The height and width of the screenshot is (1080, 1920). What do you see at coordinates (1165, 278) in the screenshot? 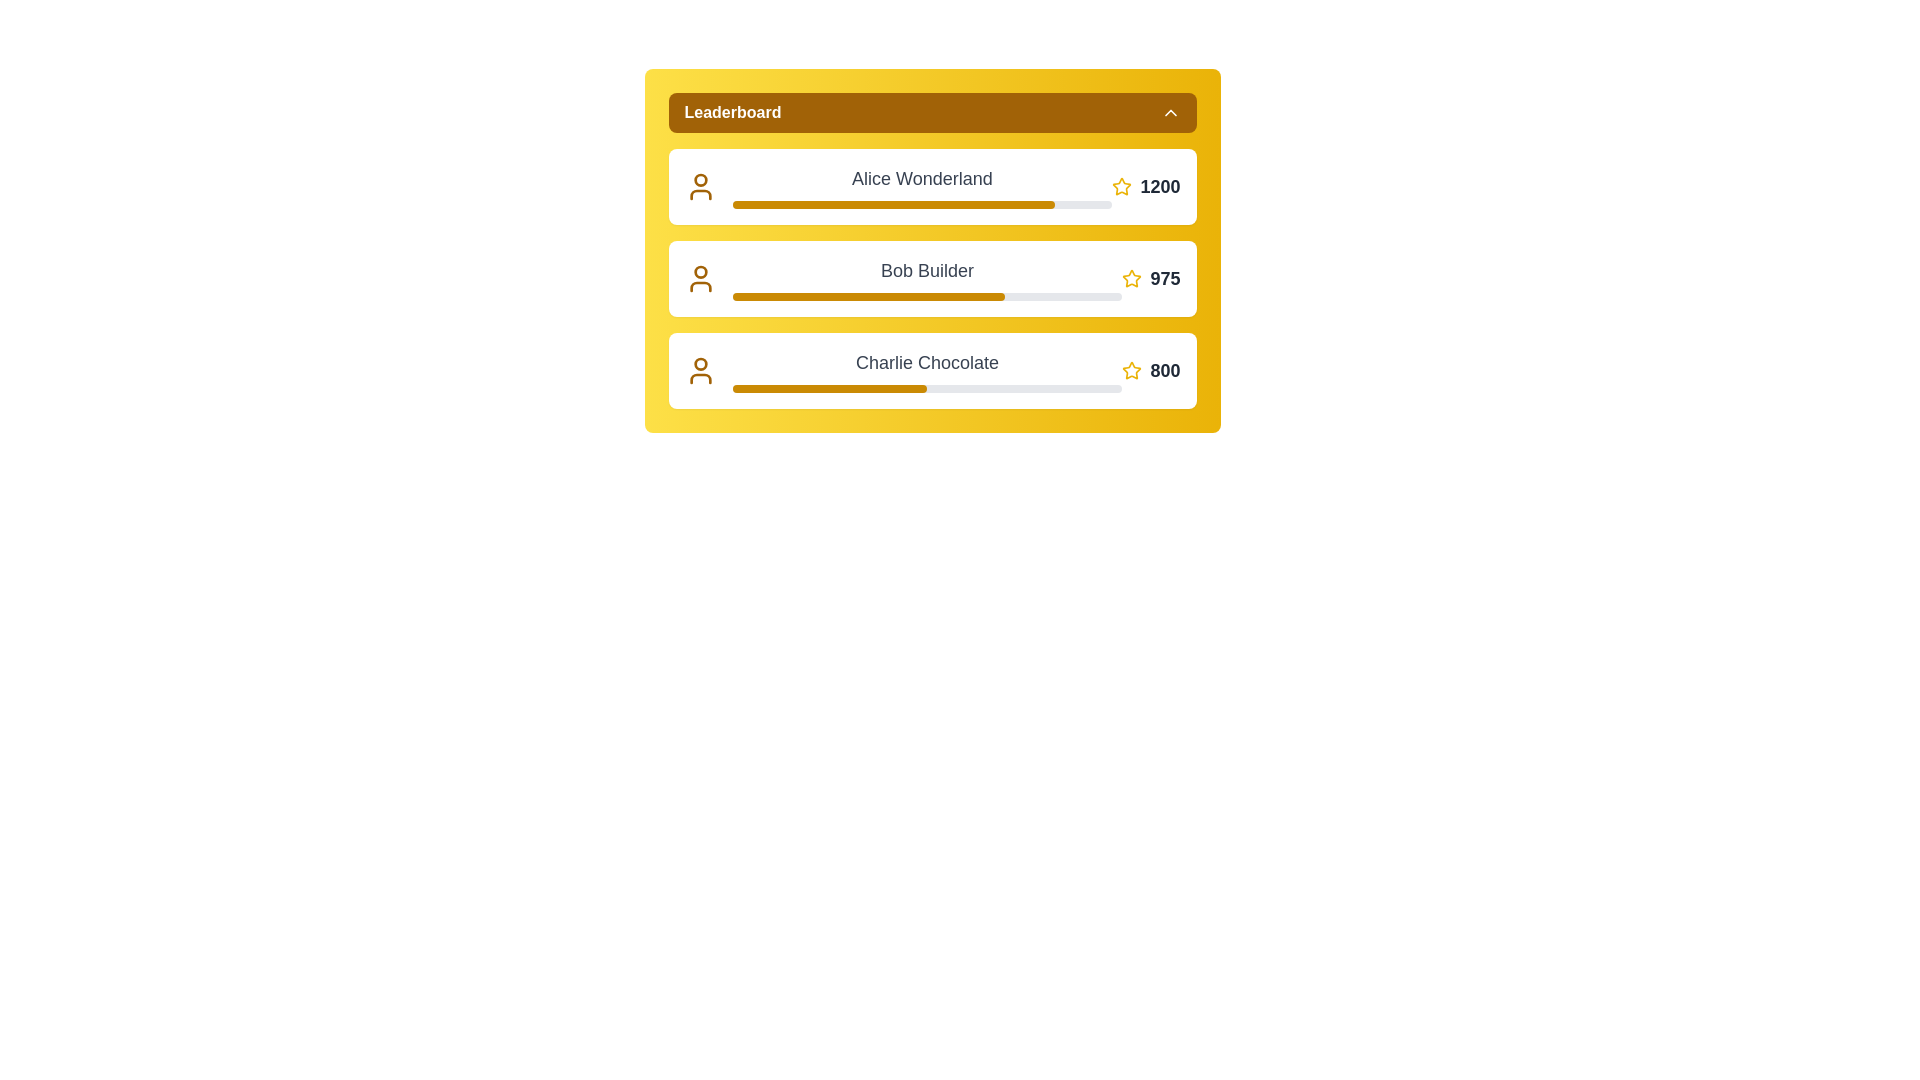
I see `displayed score or rating for 'Bob Builder' from the text label located at the far-right end of the leaderboard entry, positioned to the right of the star icon` at bounding box center [1165, 278].